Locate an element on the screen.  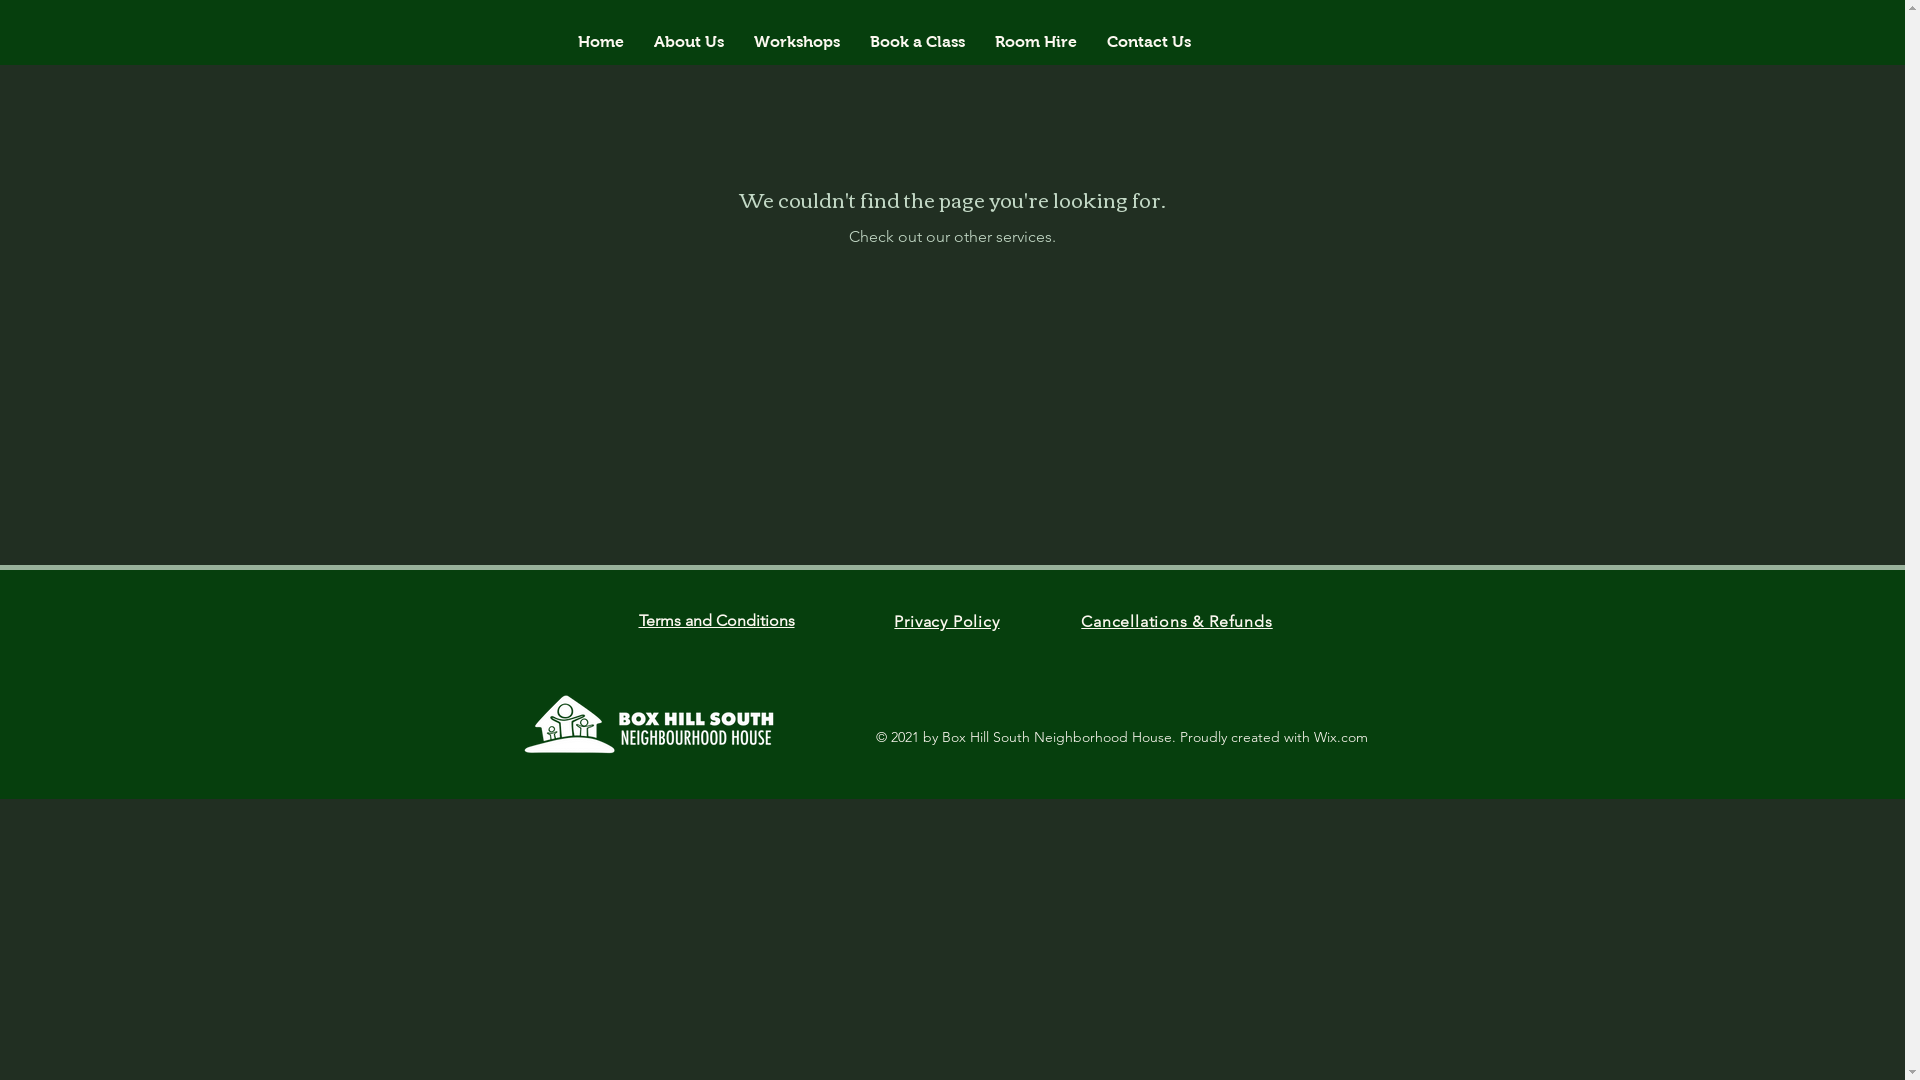
'Workshops' is located at coordinates (795, 42).